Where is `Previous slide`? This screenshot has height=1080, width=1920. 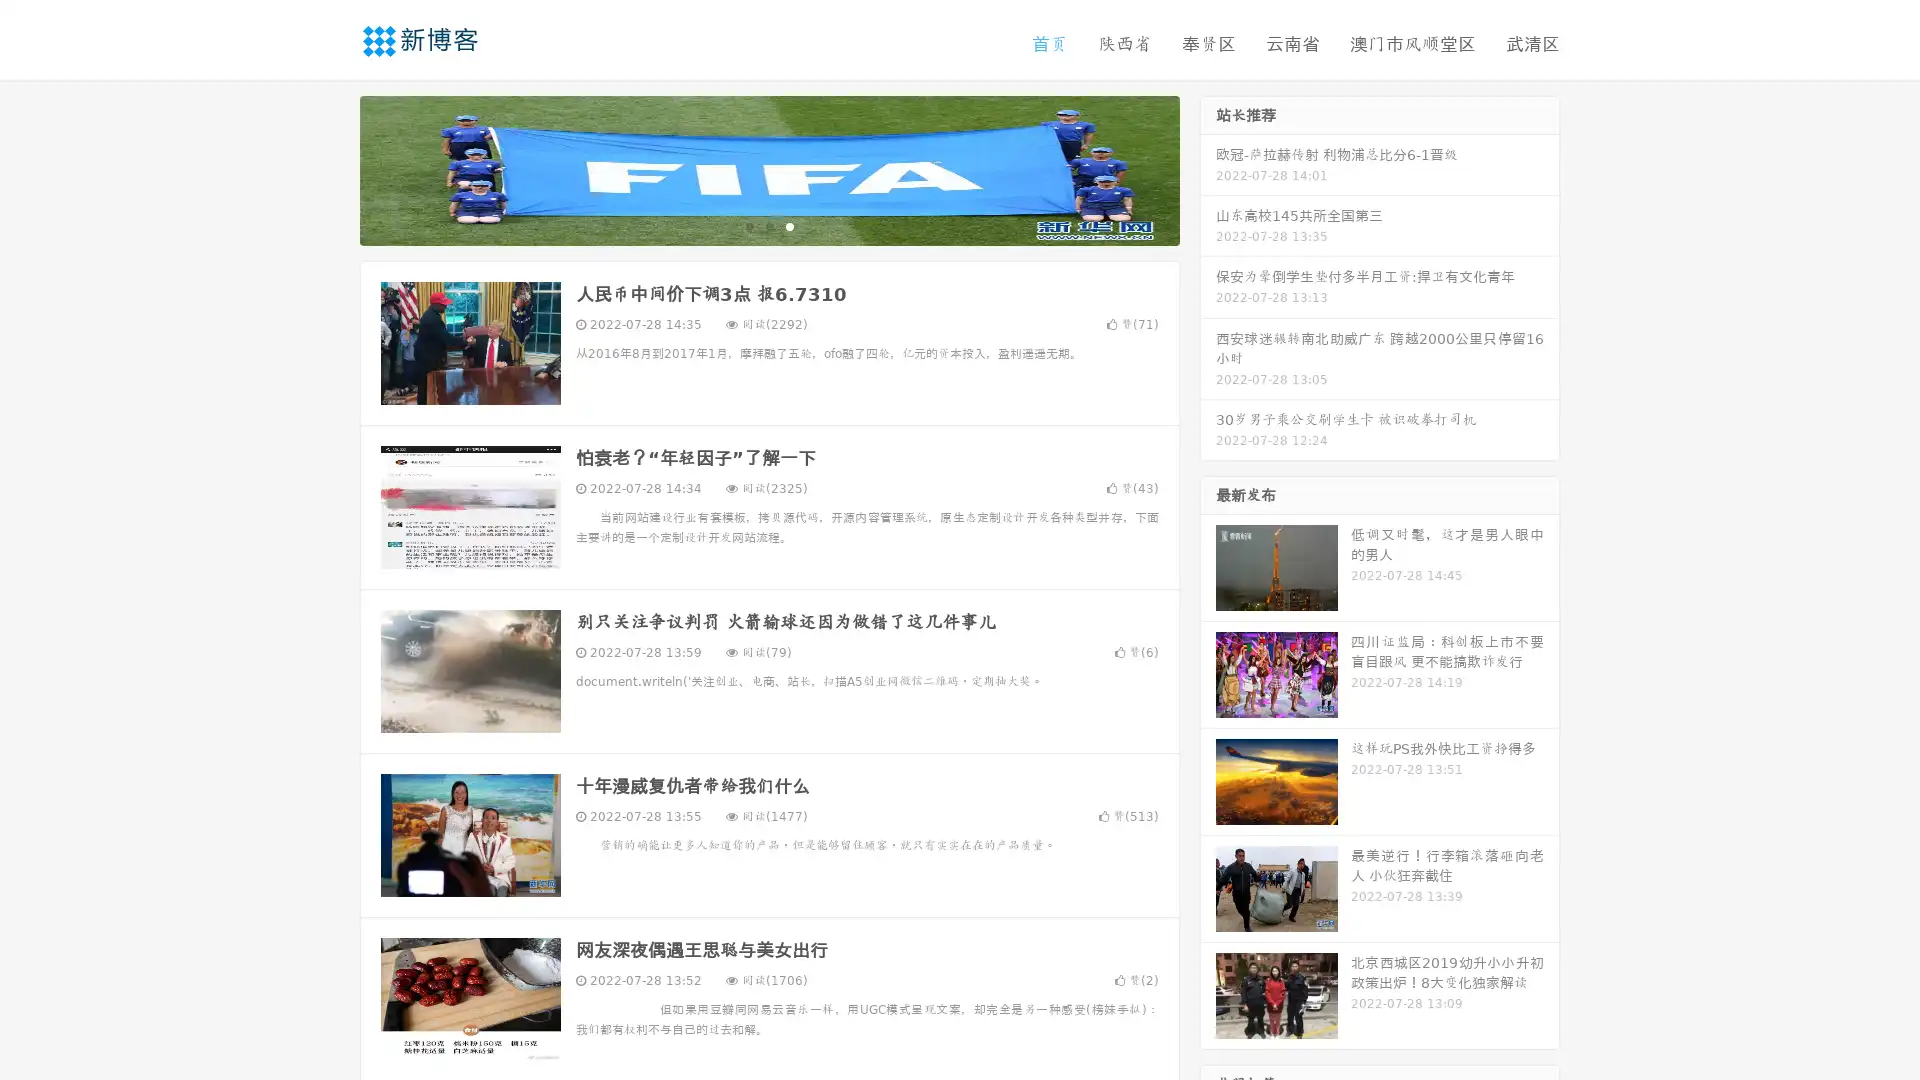
Previous slide is located at coordinates (330, 168).